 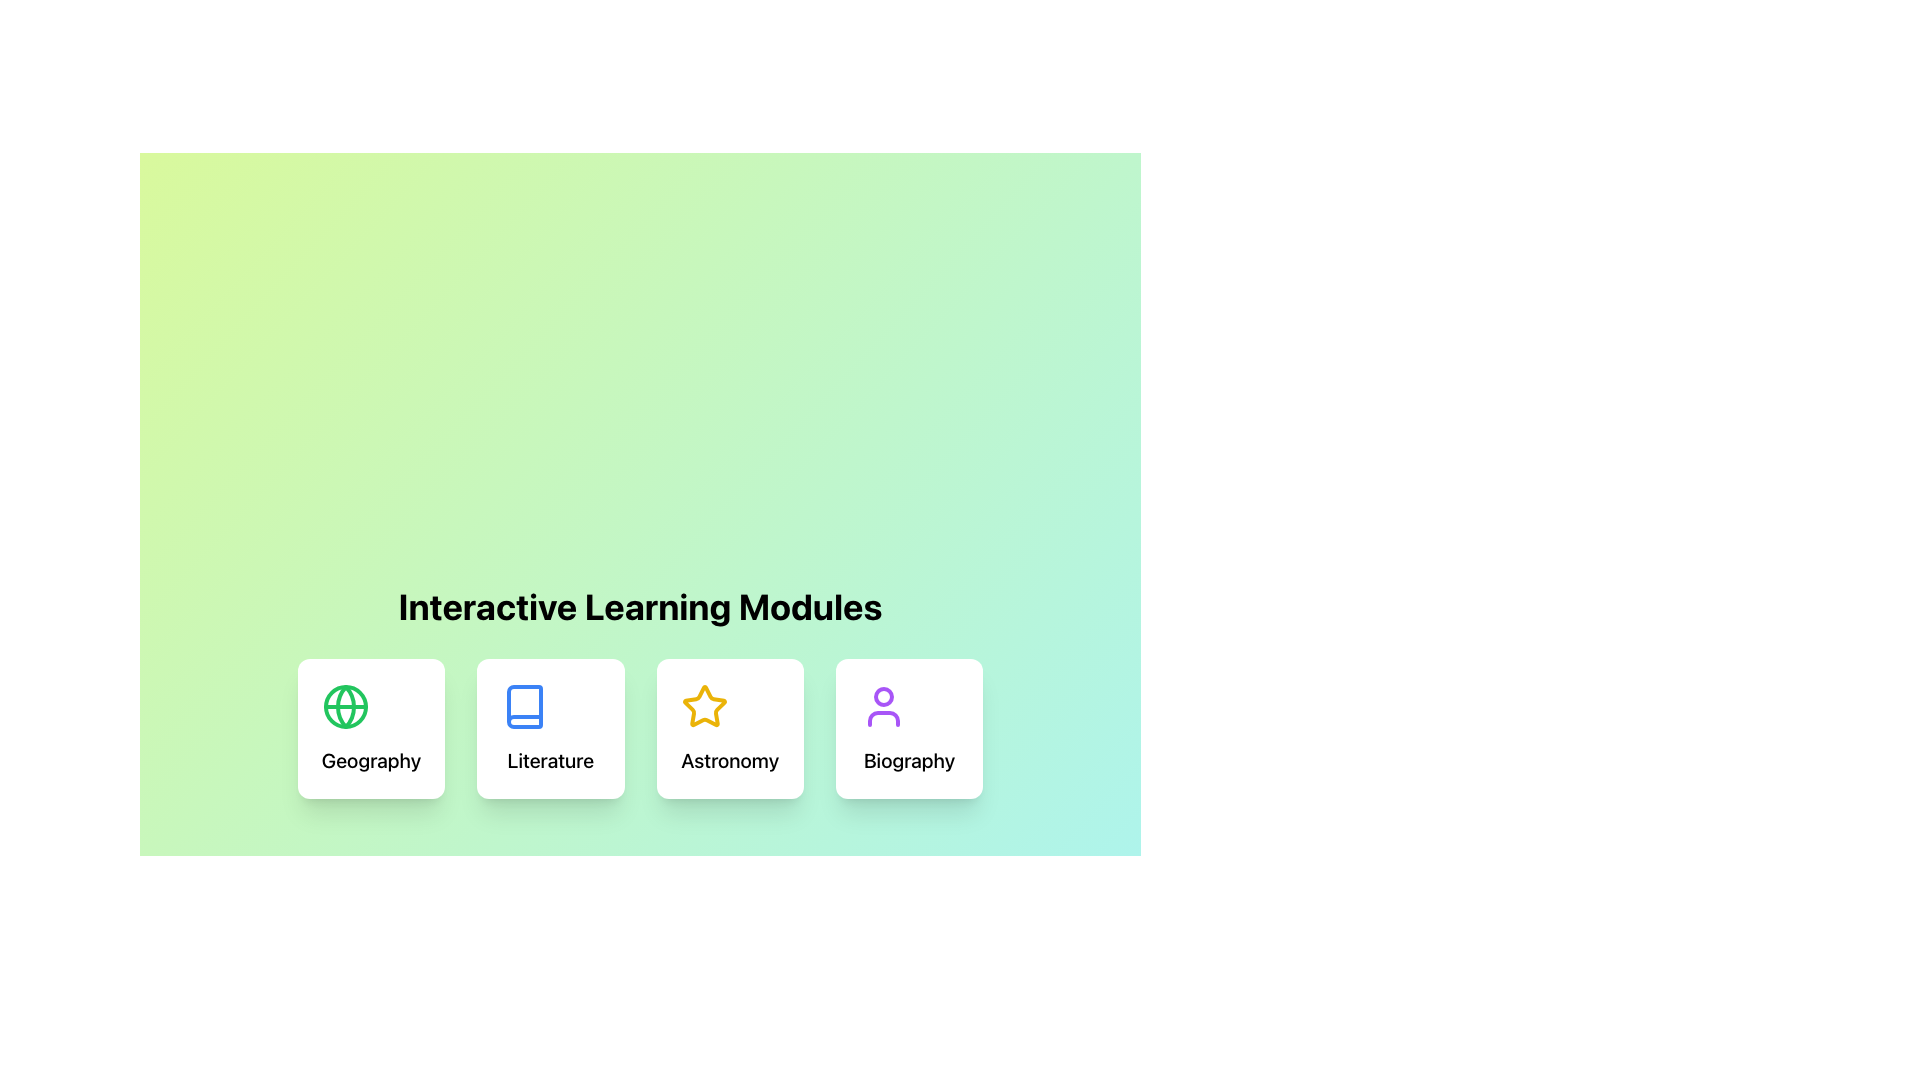 I want to click on the icon of a book with a blue outline located in the second card from the left above the text 'Literature', so click(x=525, y=705).